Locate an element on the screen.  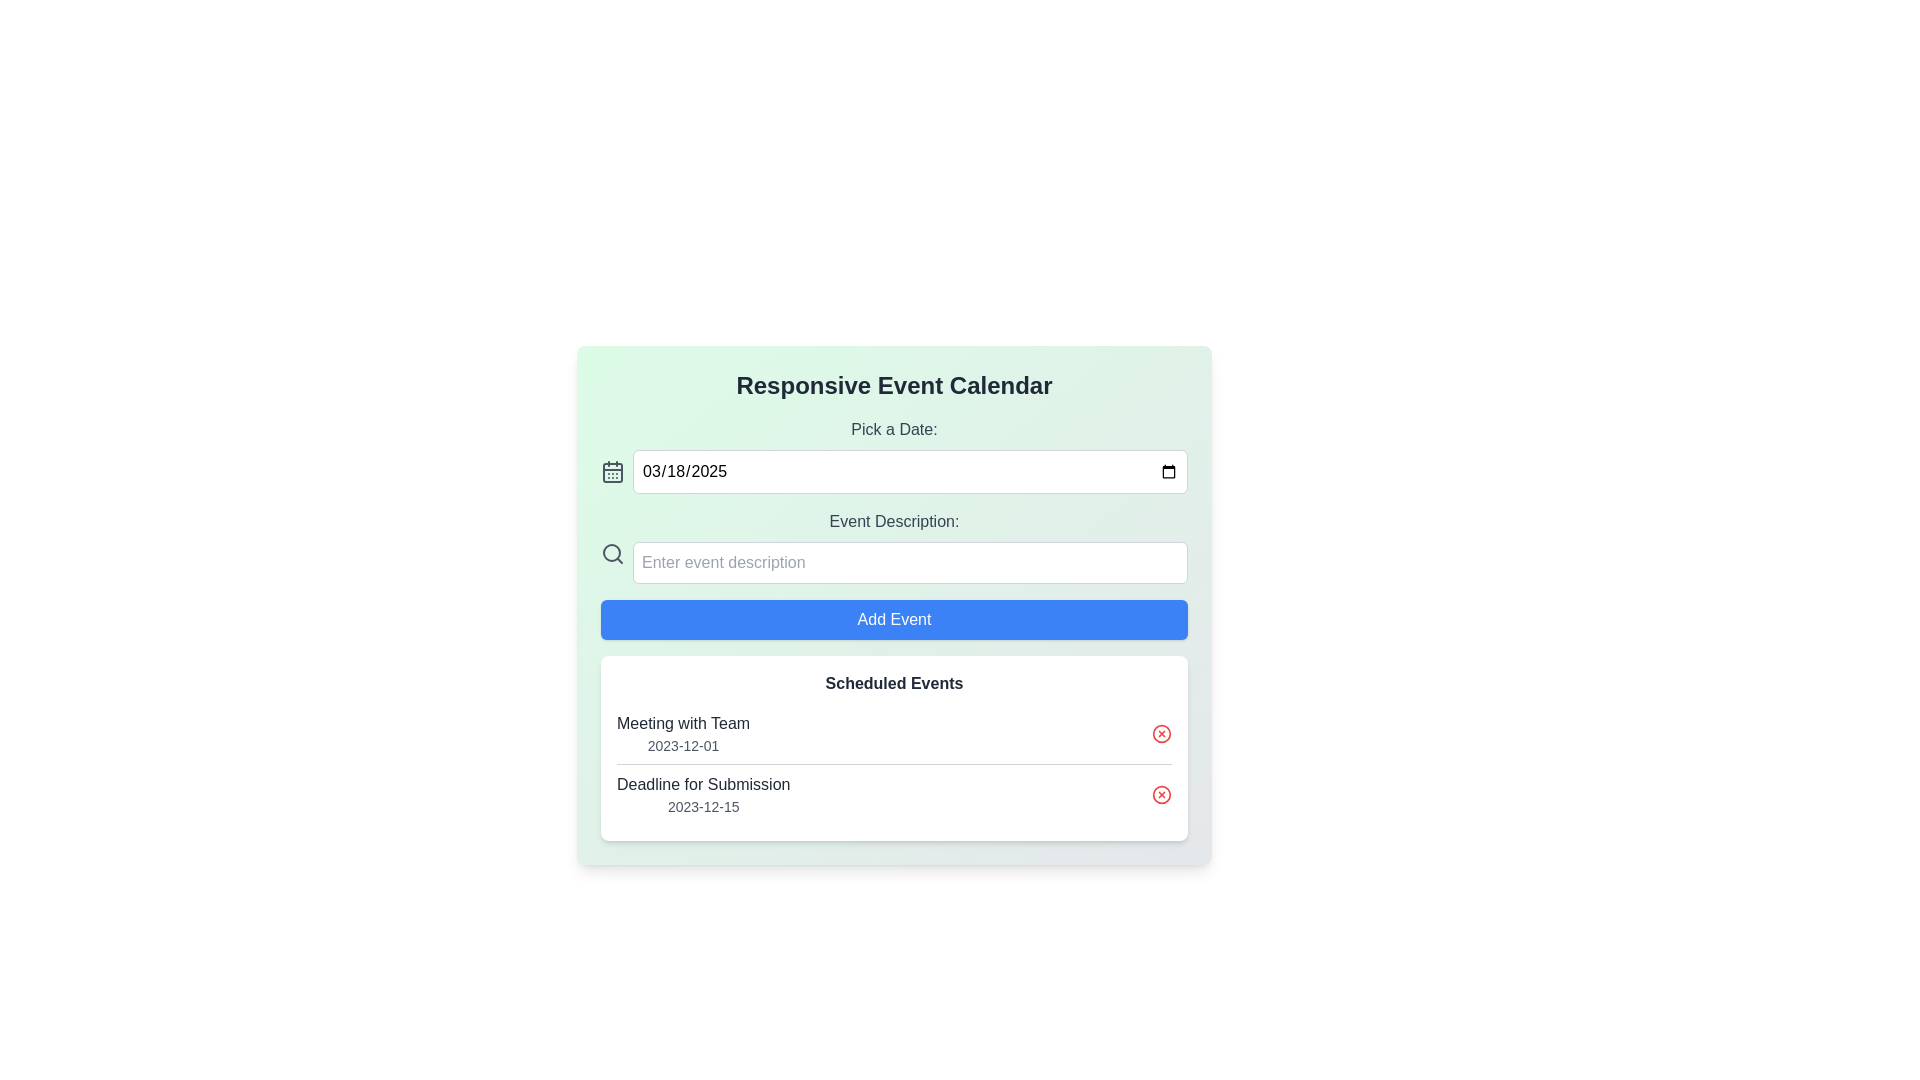
the text label displaying '2023-12-15' is located at coordinates (703, 805).